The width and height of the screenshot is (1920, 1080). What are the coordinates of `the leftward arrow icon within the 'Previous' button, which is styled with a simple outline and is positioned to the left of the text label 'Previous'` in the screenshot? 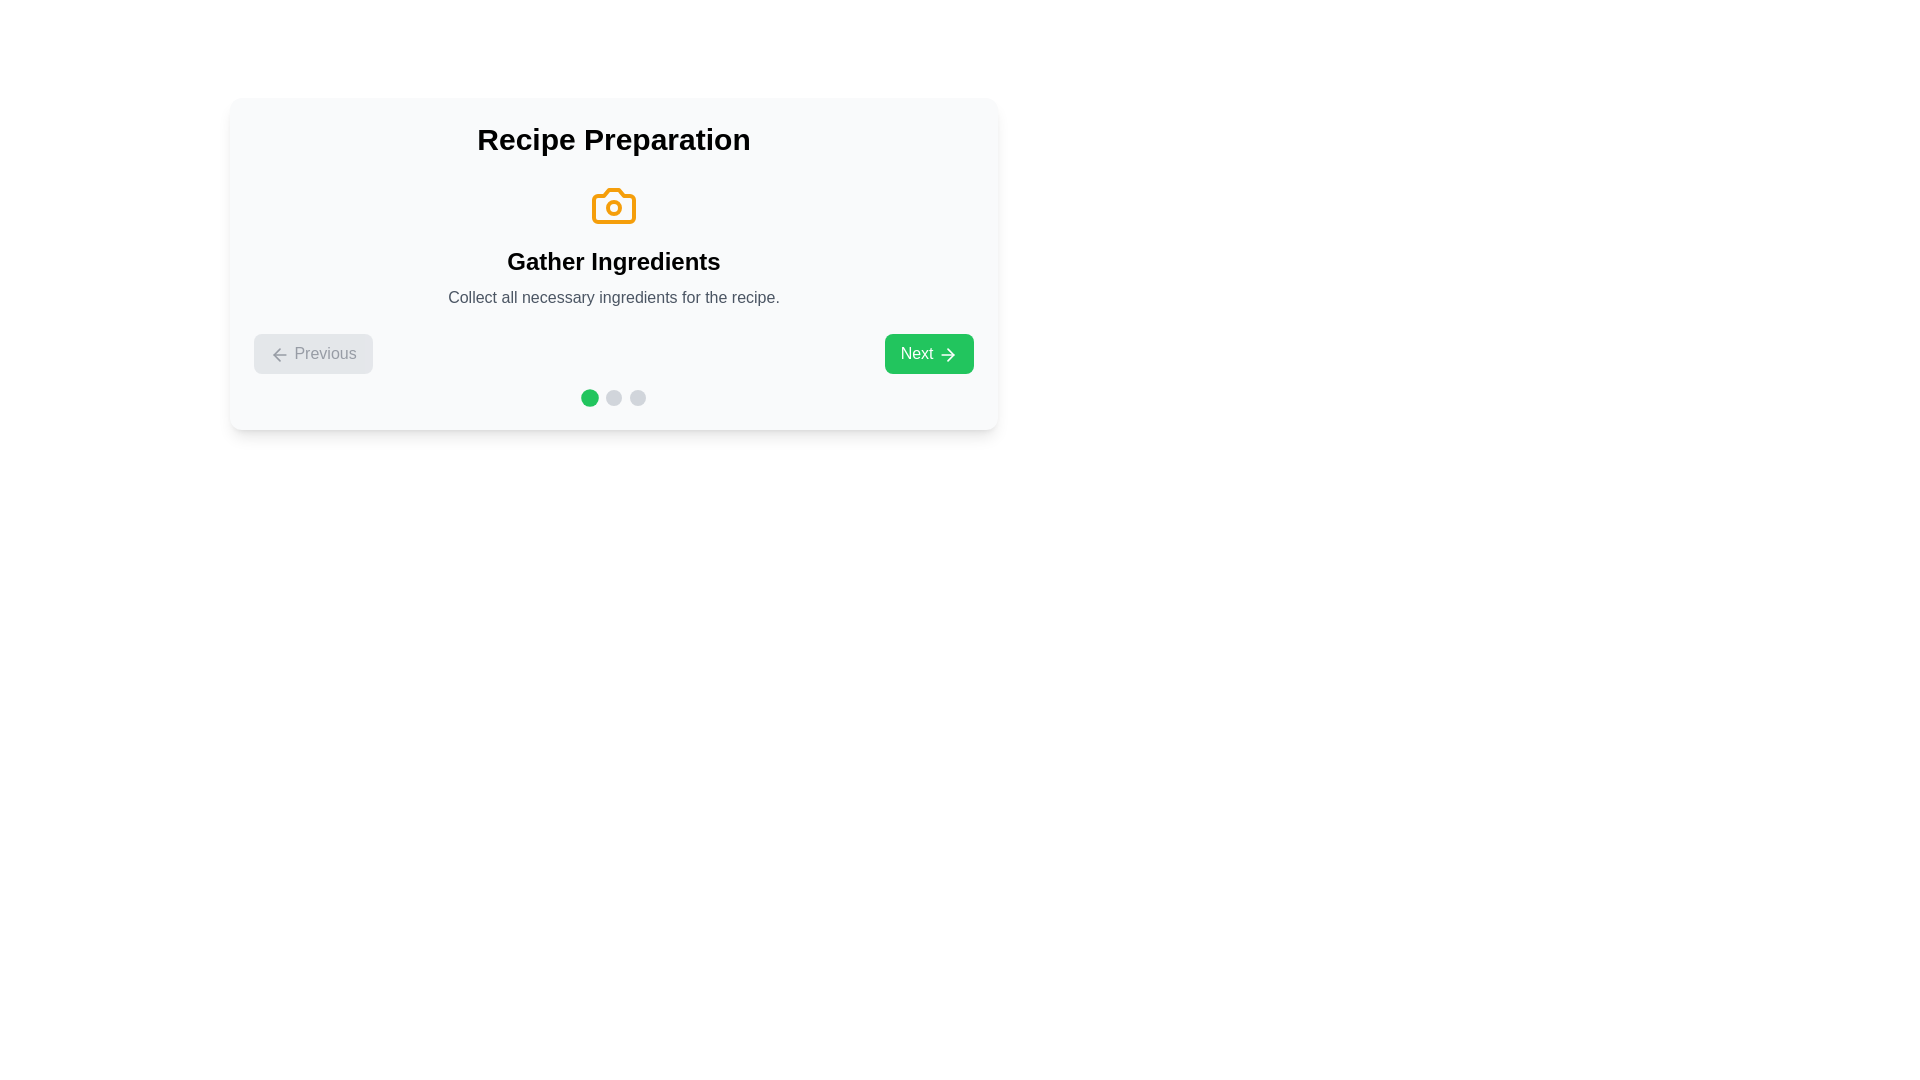 It's located at (278, 353).